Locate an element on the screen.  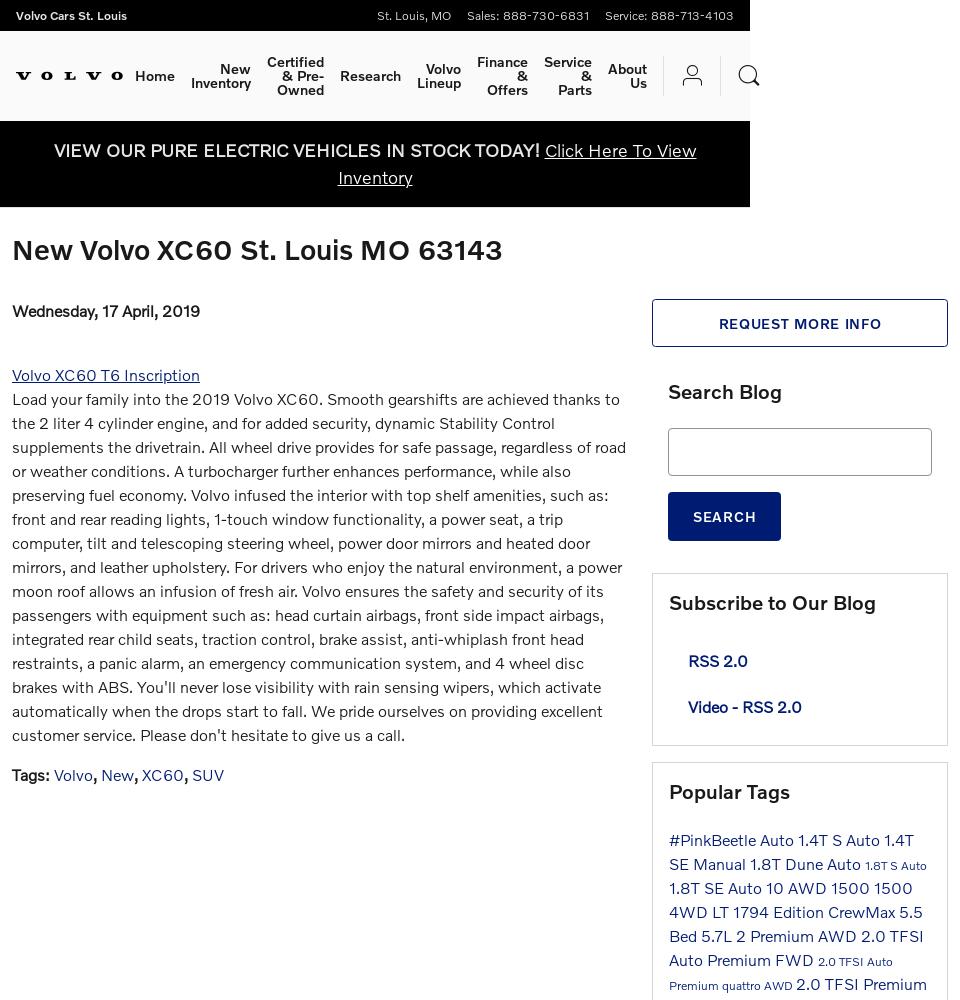
'New Volvo XC60 St. Louis MO 63143' is located at coordinates (256, 248).